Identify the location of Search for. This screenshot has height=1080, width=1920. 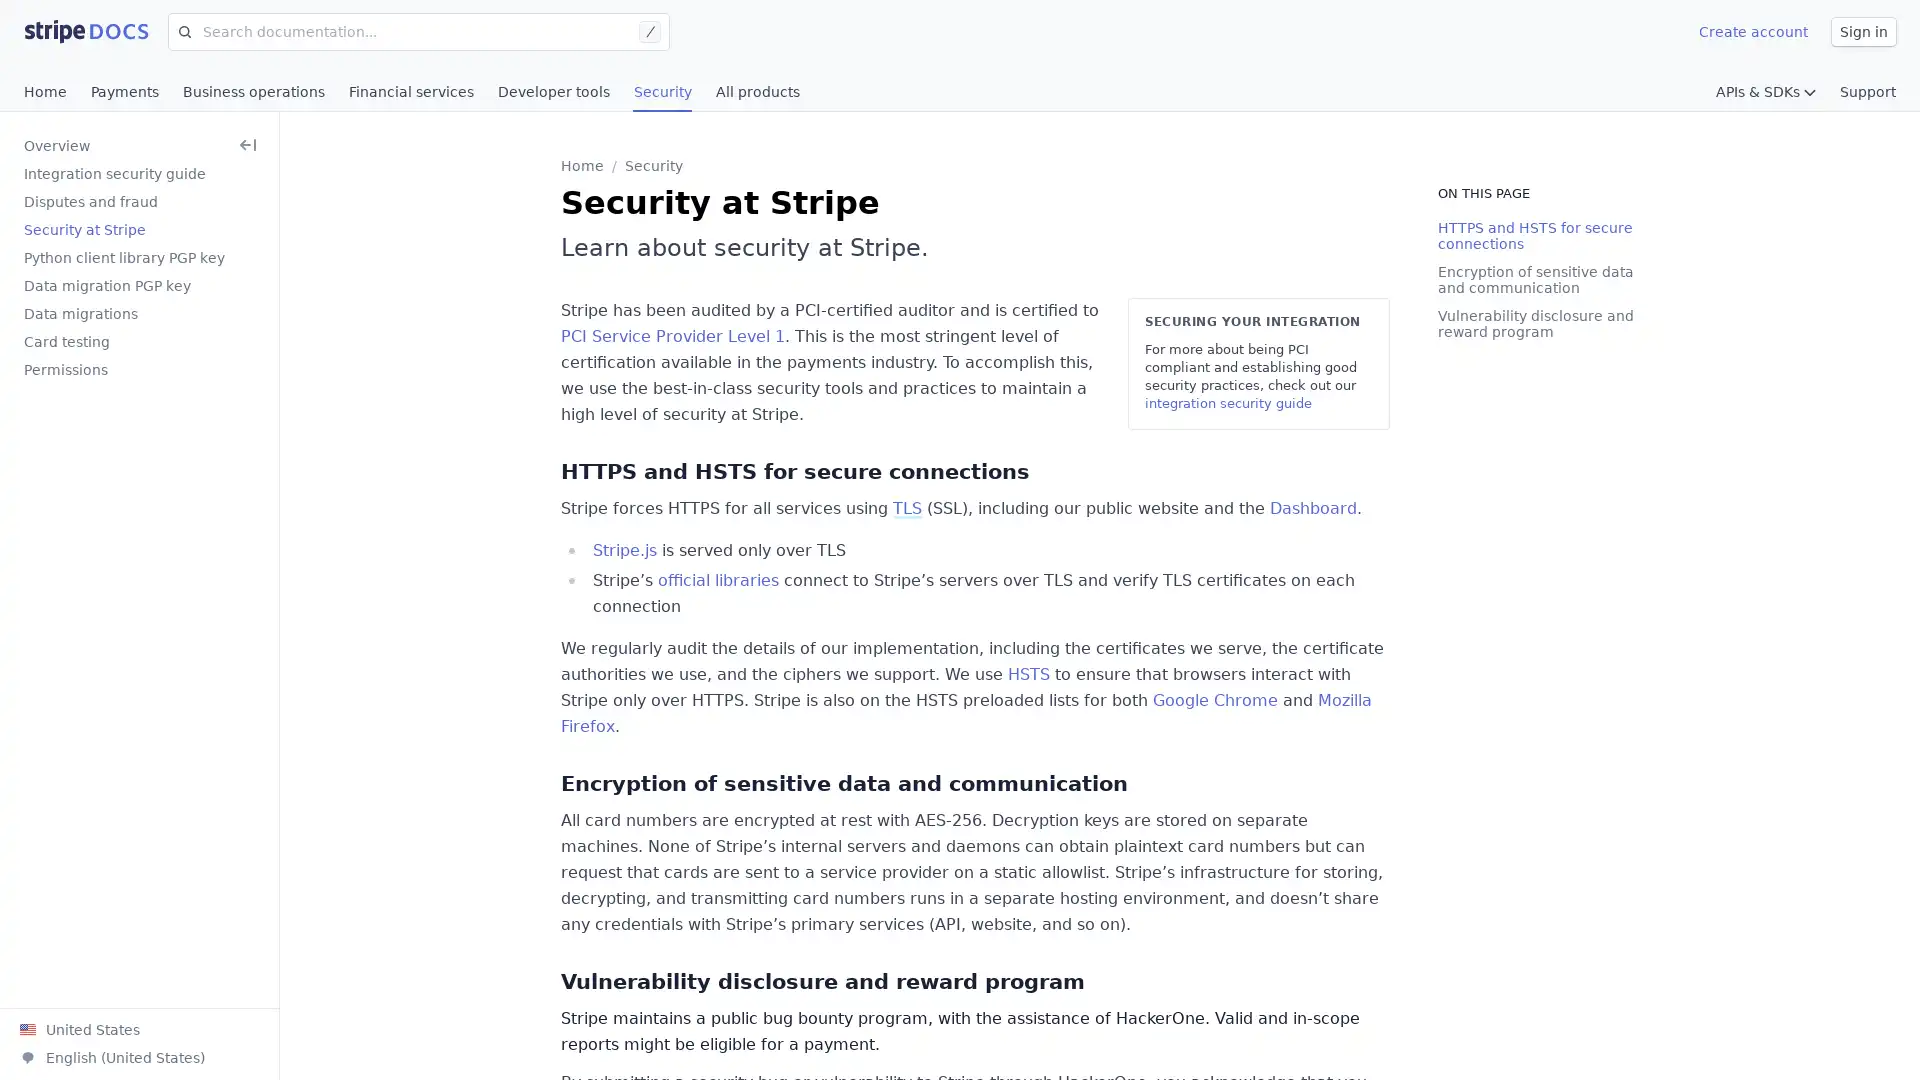
(180, 31).